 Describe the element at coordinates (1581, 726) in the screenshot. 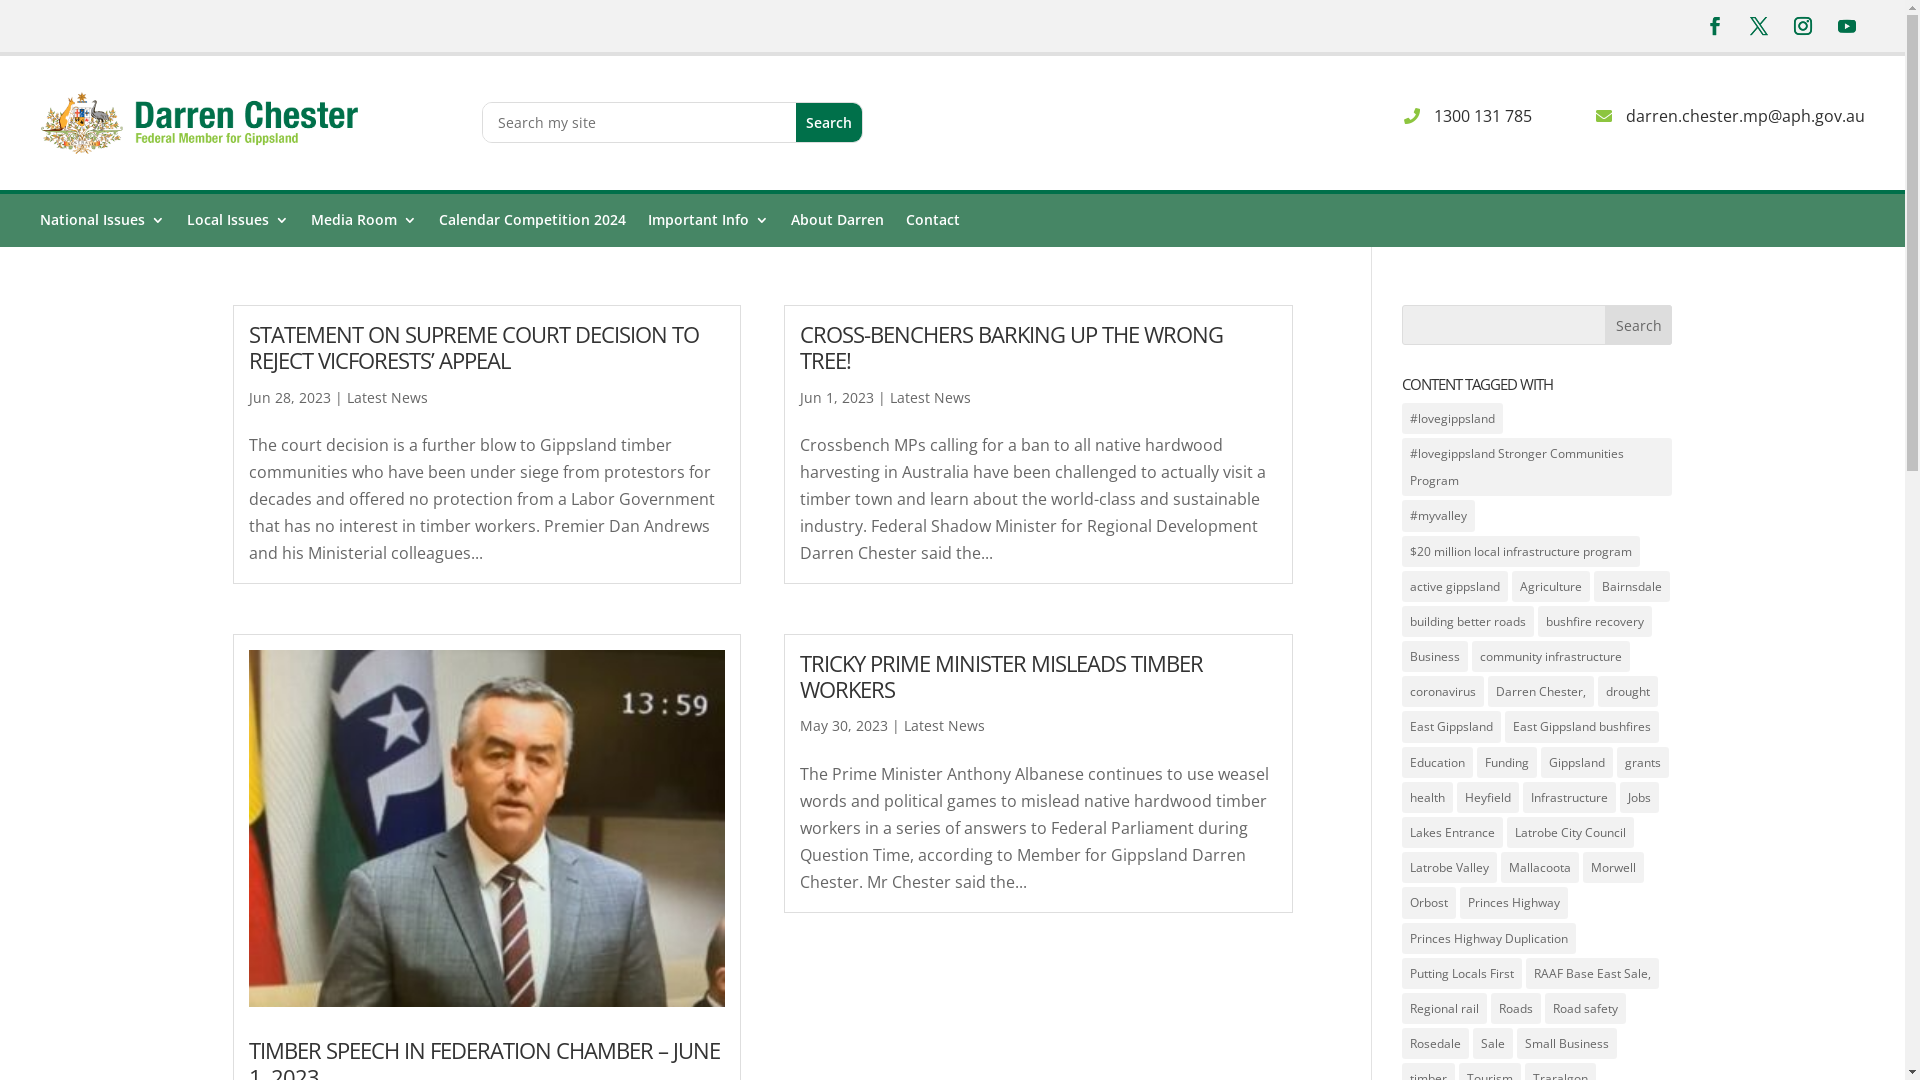

I see `'East Gippsland bushfires'` at that location.